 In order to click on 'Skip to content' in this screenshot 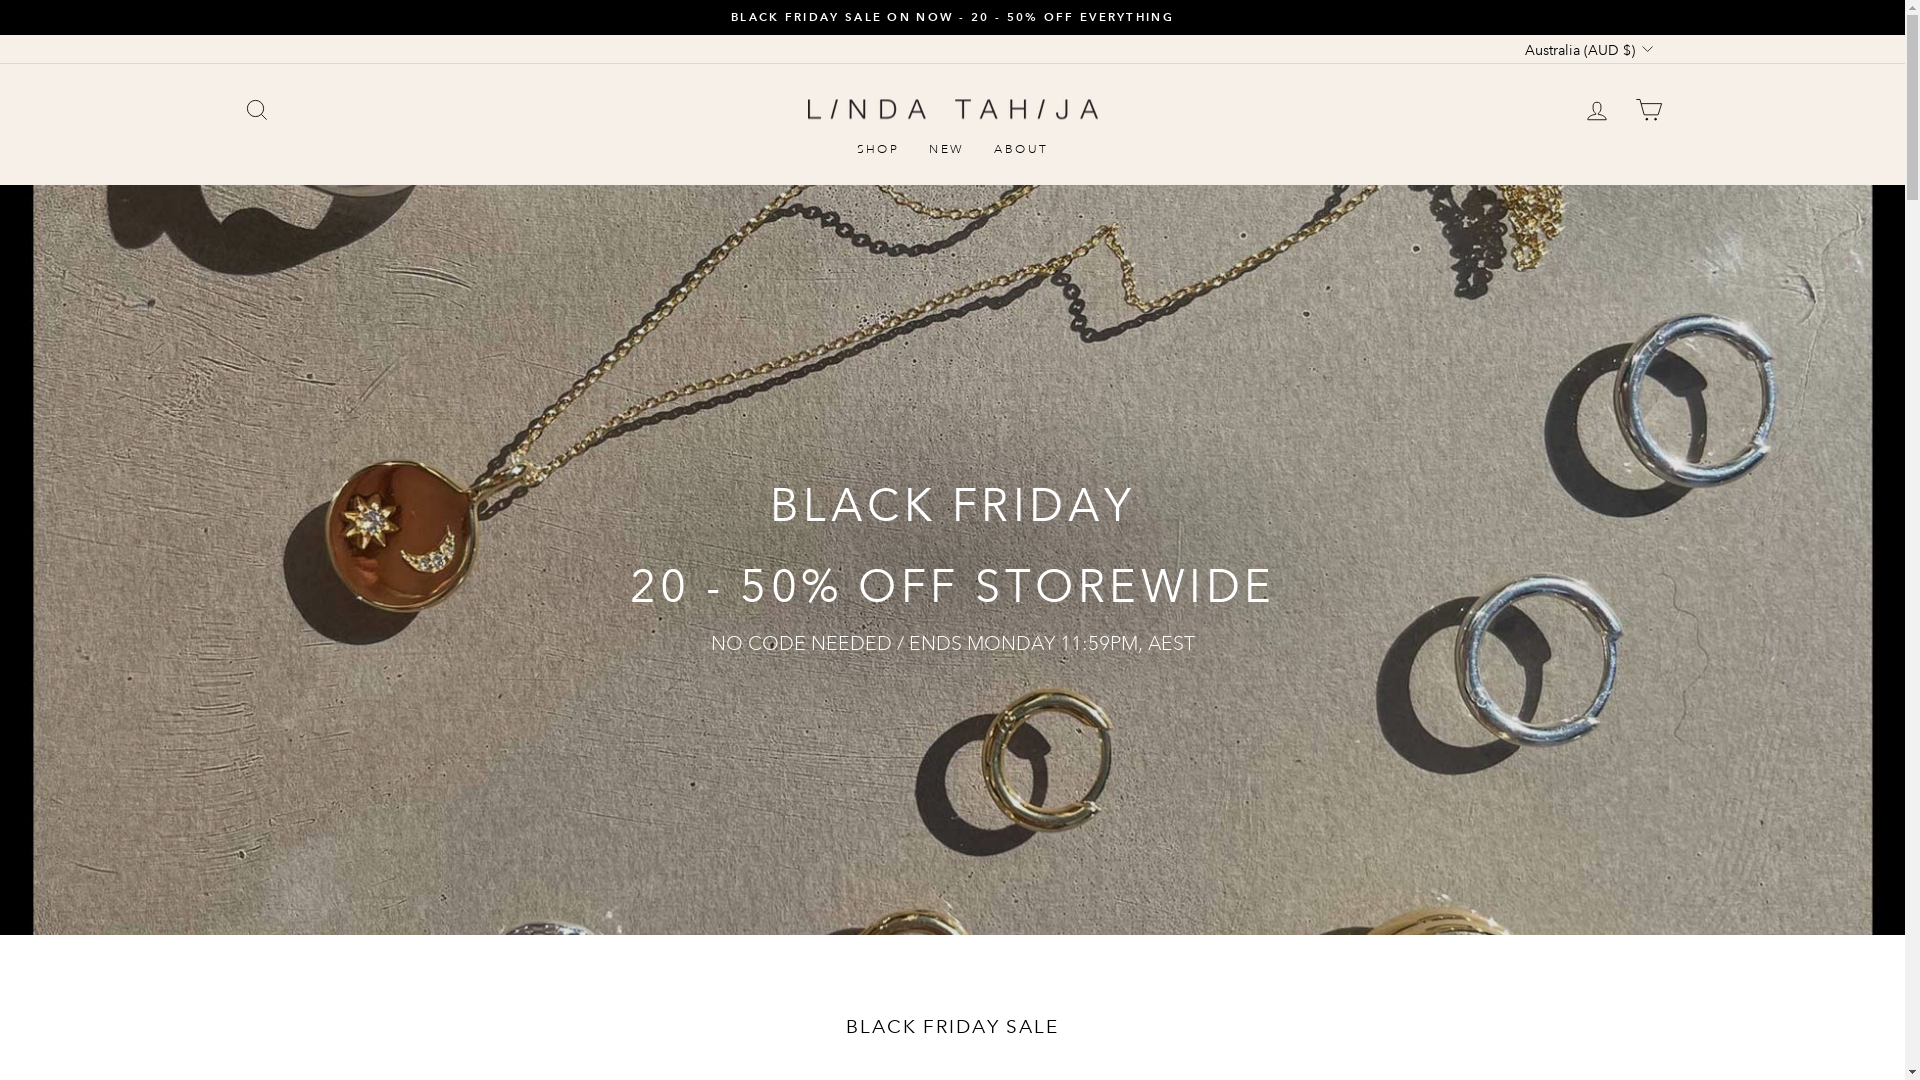, I will do `click(0, 0)`.